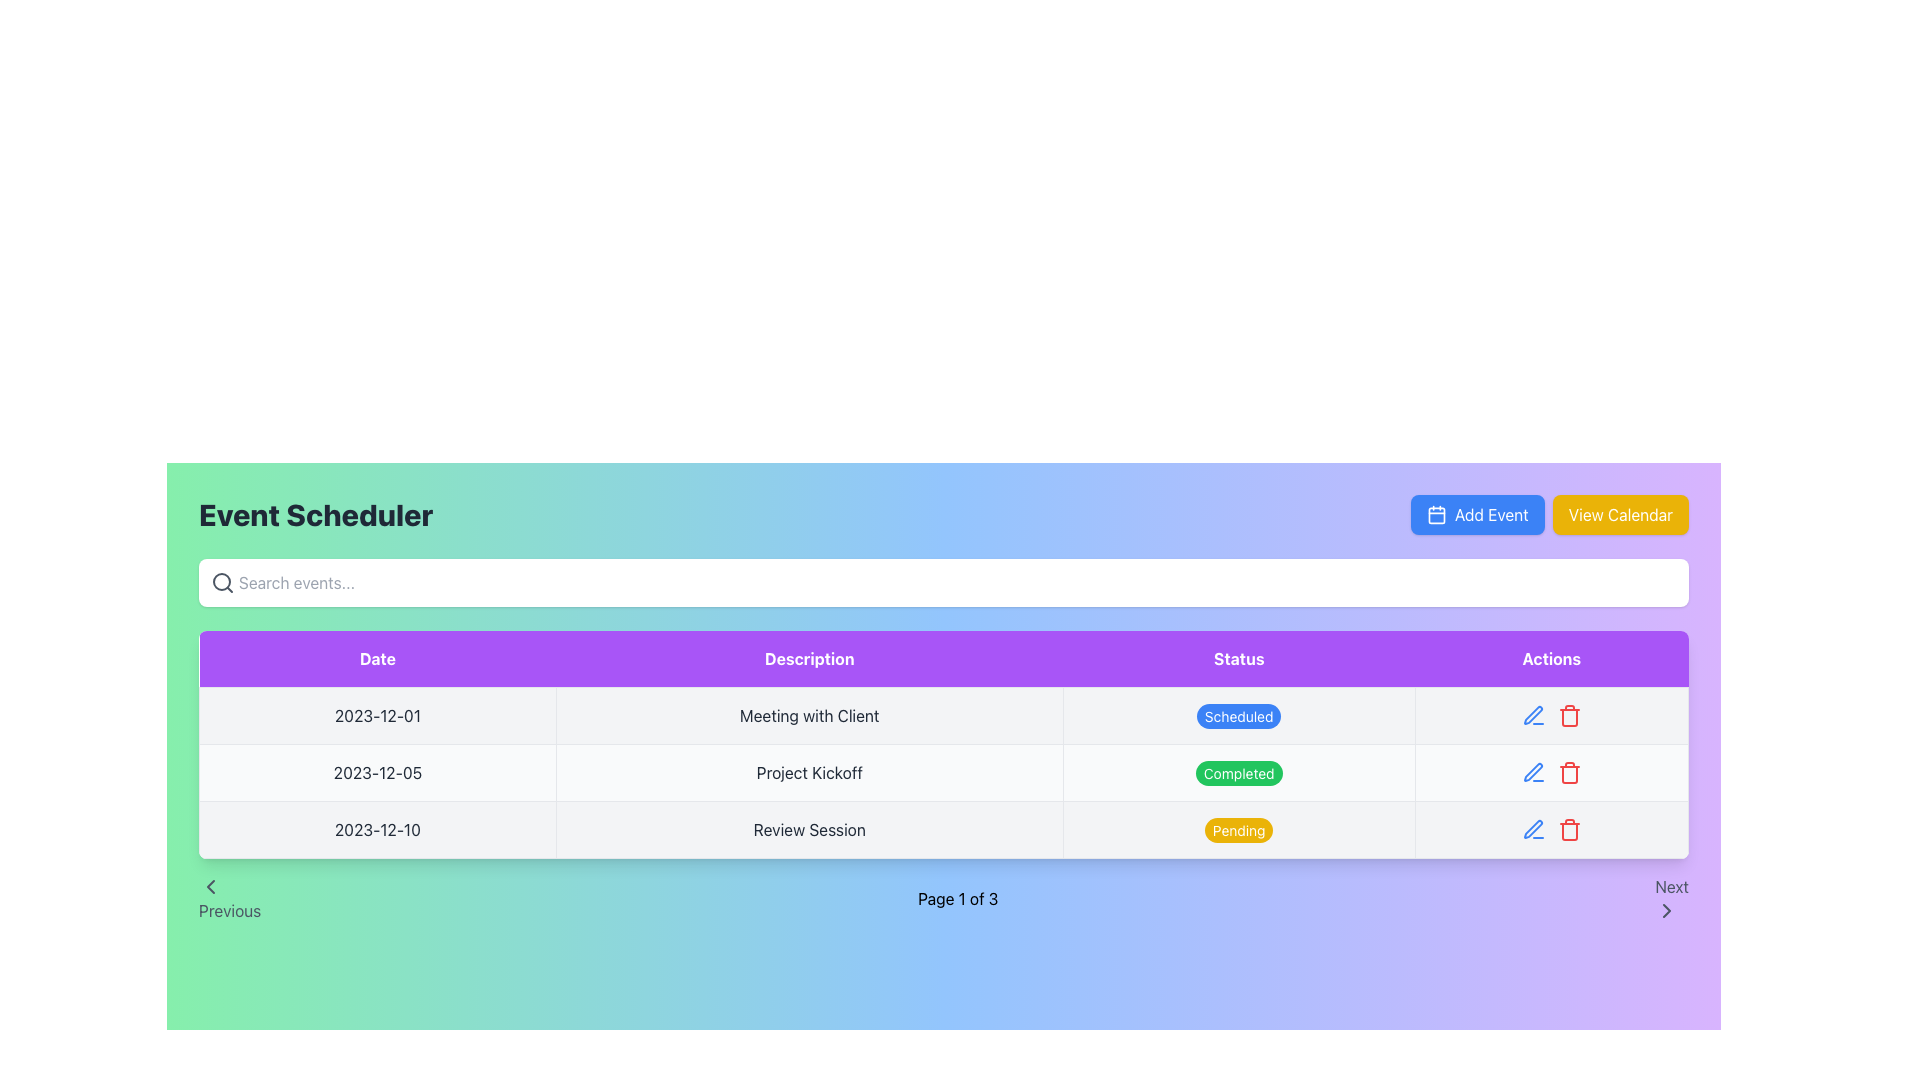 This screenshot has width=1920, height=1080. What do you see at coordinates (1568, 829) in the screenshot?
I see `the red trash bin icon button located in the bottom-right corner of the action column` at bounding box center [1568, 829].